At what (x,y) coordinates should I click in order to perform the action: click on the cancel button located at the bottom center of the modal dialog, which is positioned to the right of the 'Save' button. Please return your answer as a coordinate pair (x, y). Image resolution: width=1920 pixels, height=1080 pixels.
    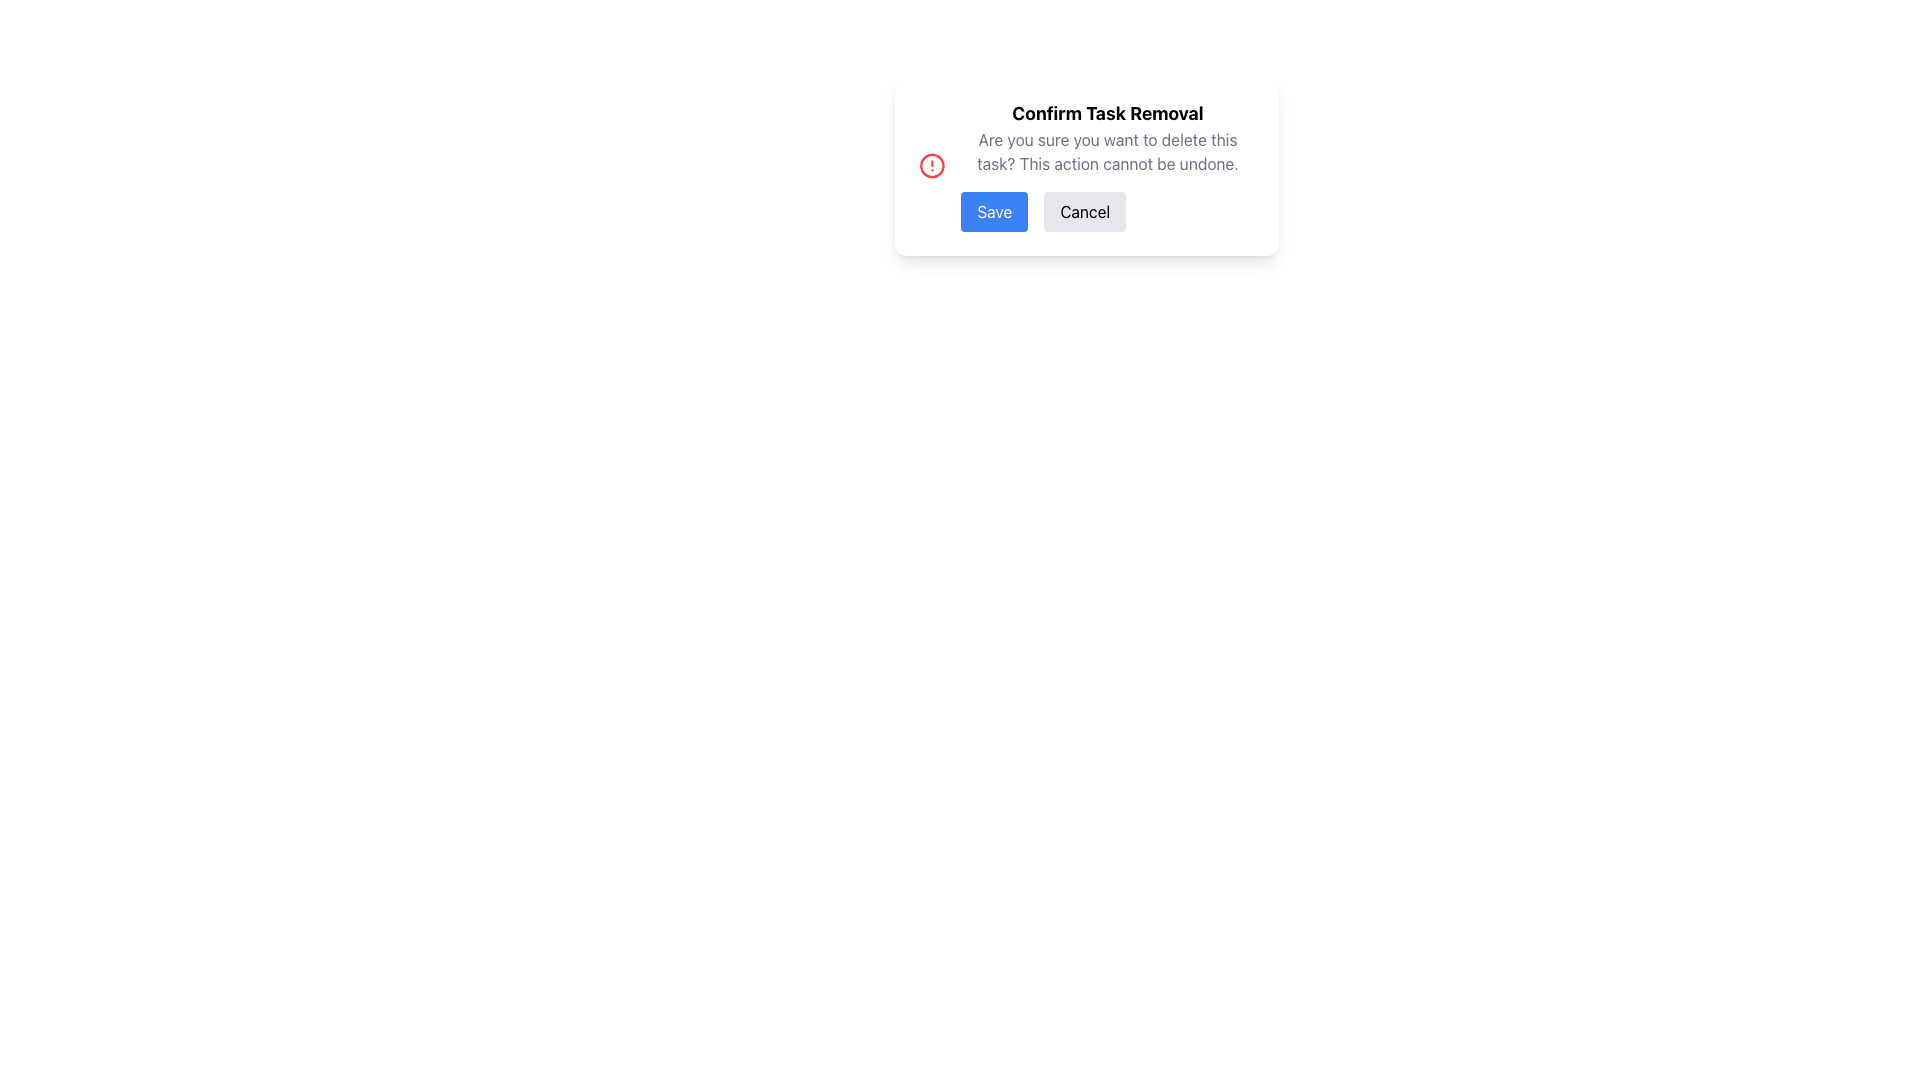
    Looking at the image, I should click on (1084, 212).